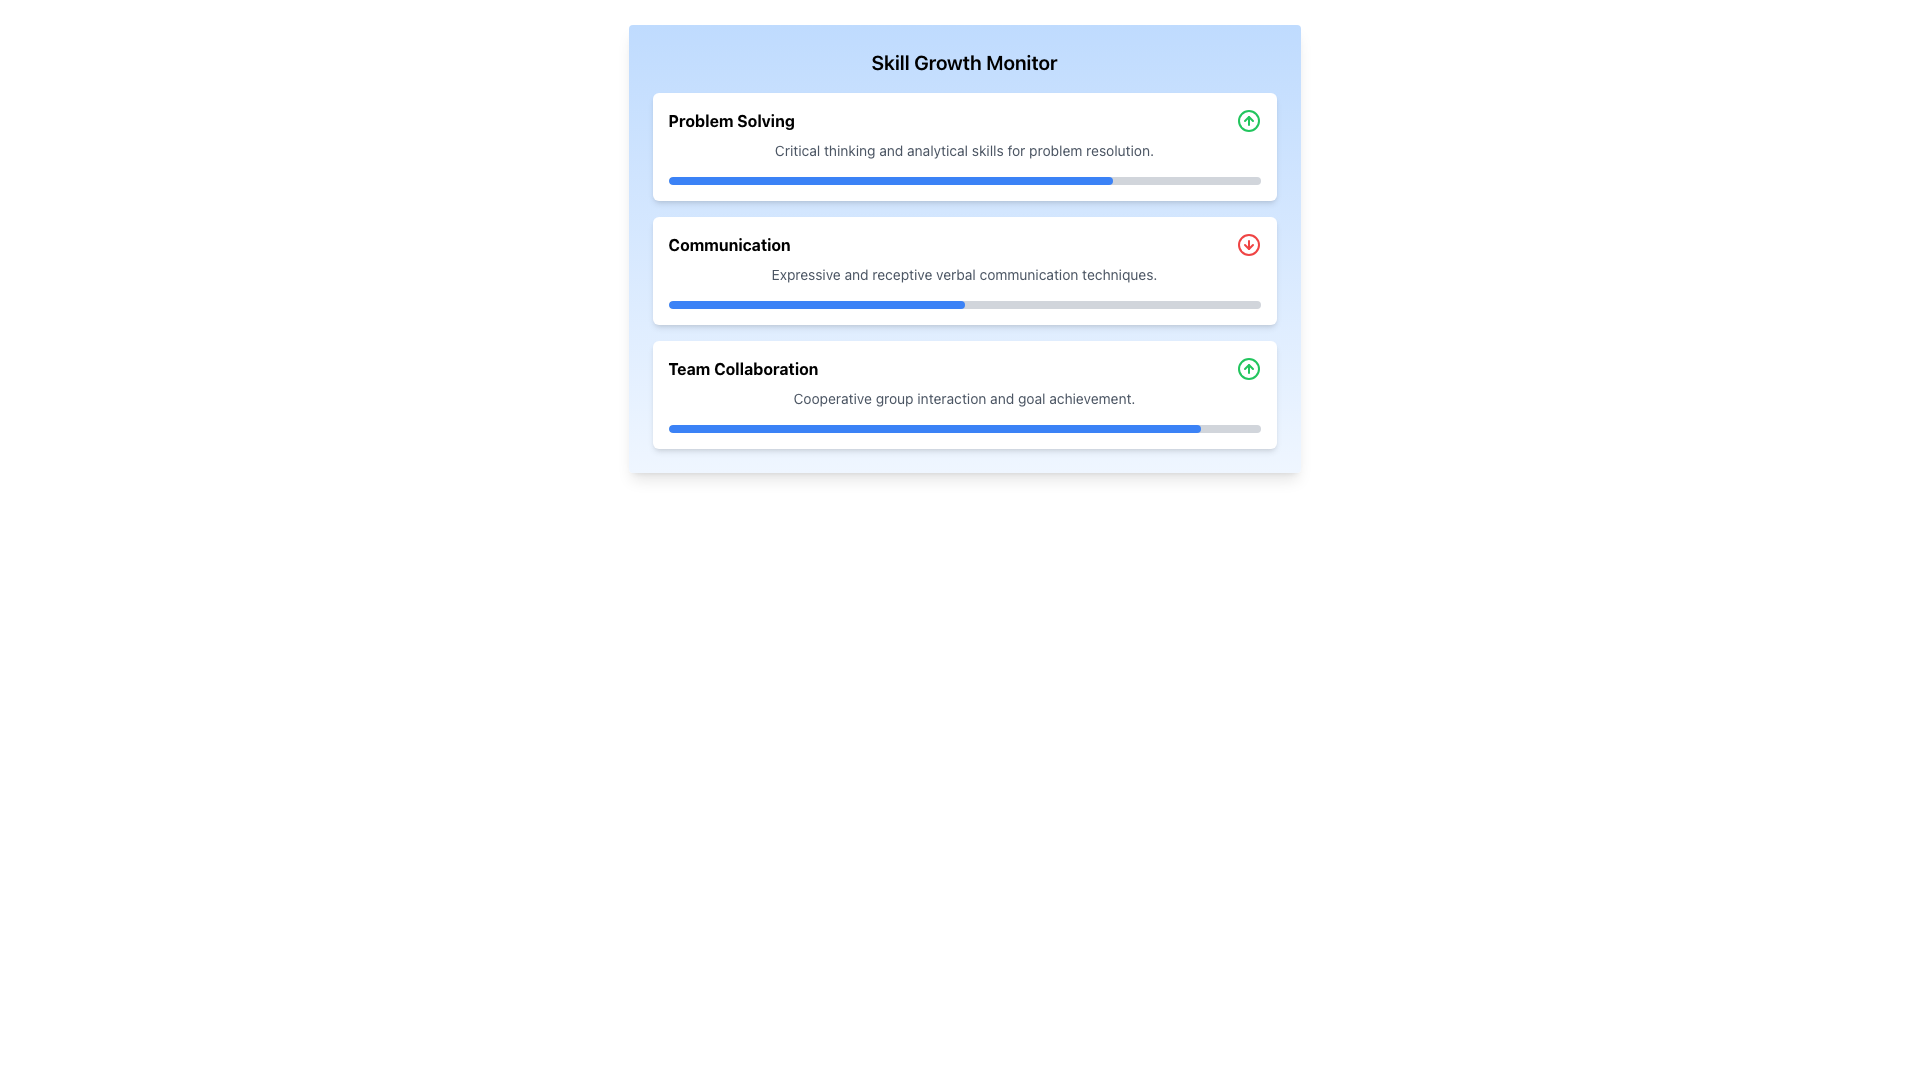 Image resolution: width=1920 pixels, height=1080 pixels. What do you see at coordinates (964, 145) in the screenshot?
I see `the Info Card titled 'Problem Solving', which features a green upward arrow icon and a horizontal progress bar at the bottom` at bounding box center [964, 145].